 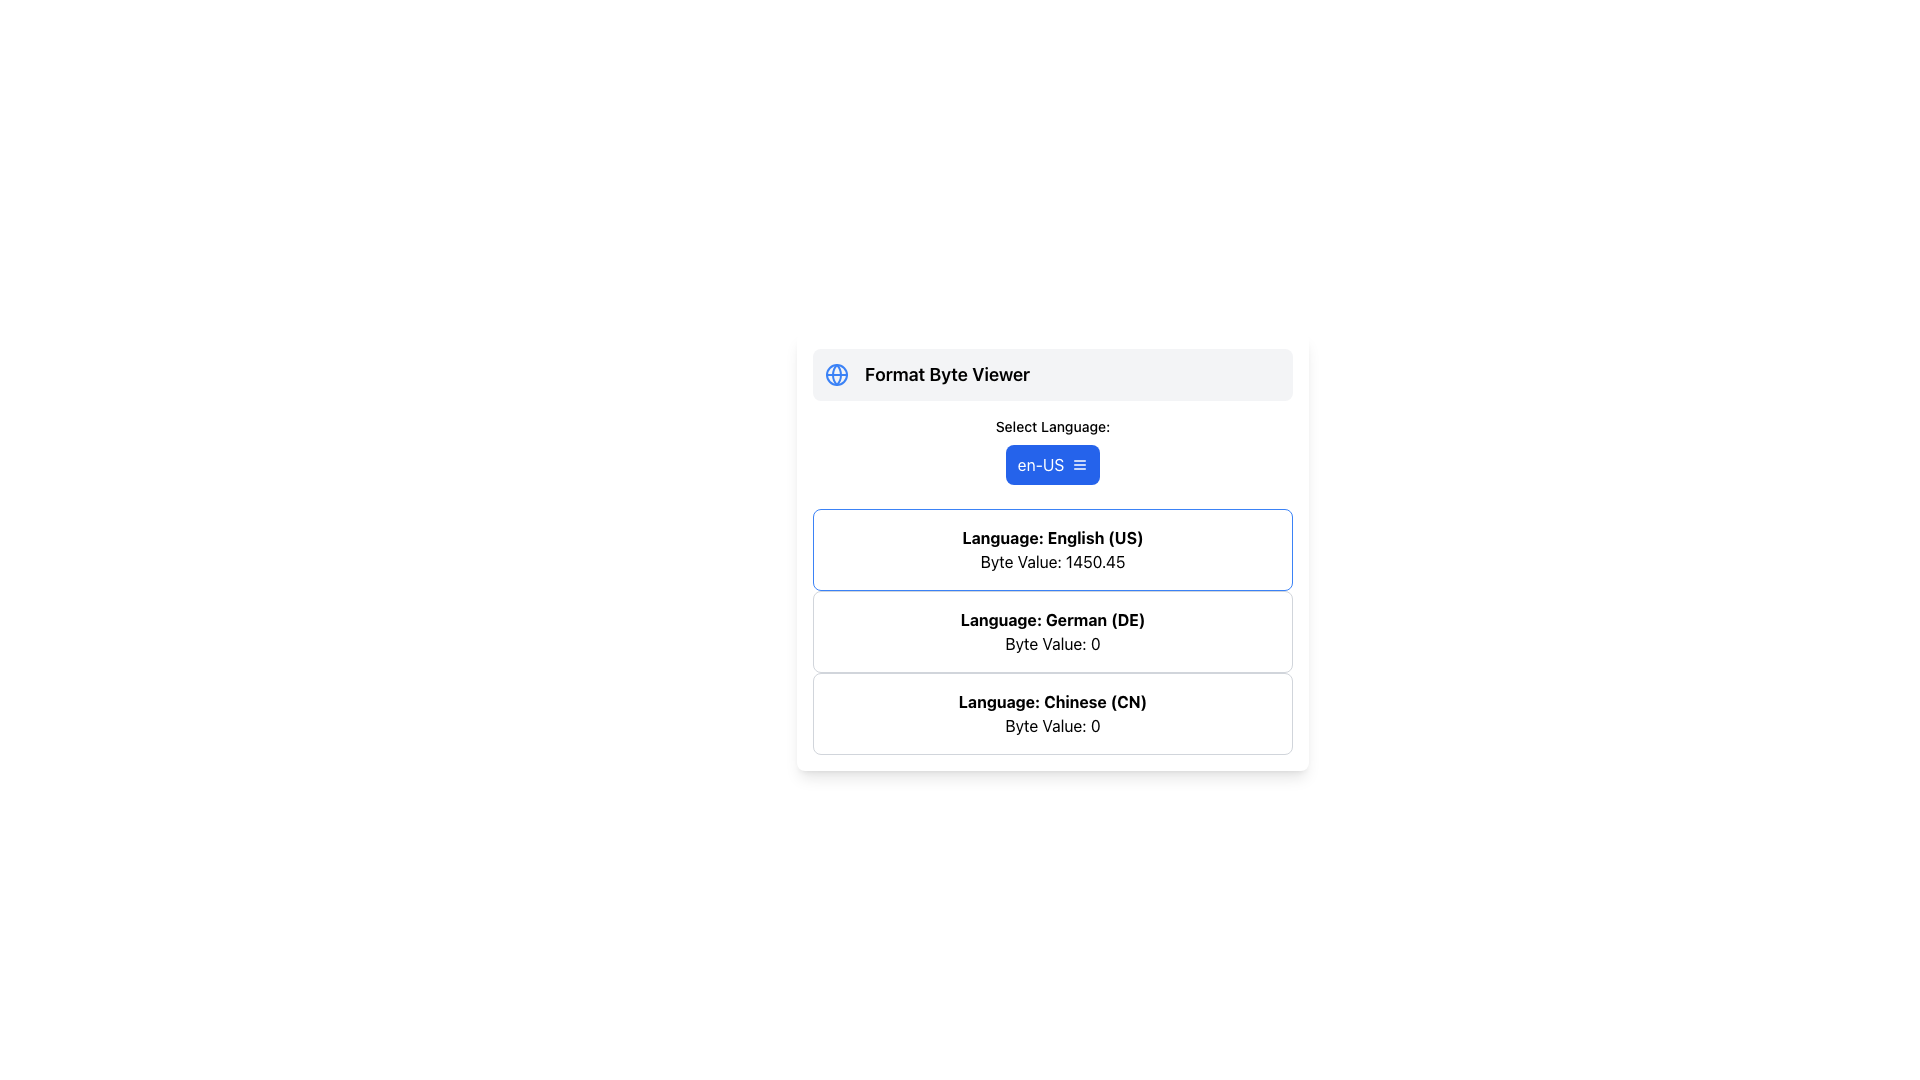 What do you see at coordinates (1040, 465) in the screenshot?
I see `the blue rectangular button labeled 'en-US' which features a white text on a blue background, indicating its interactive nature` at bounding box center [1040, 465].